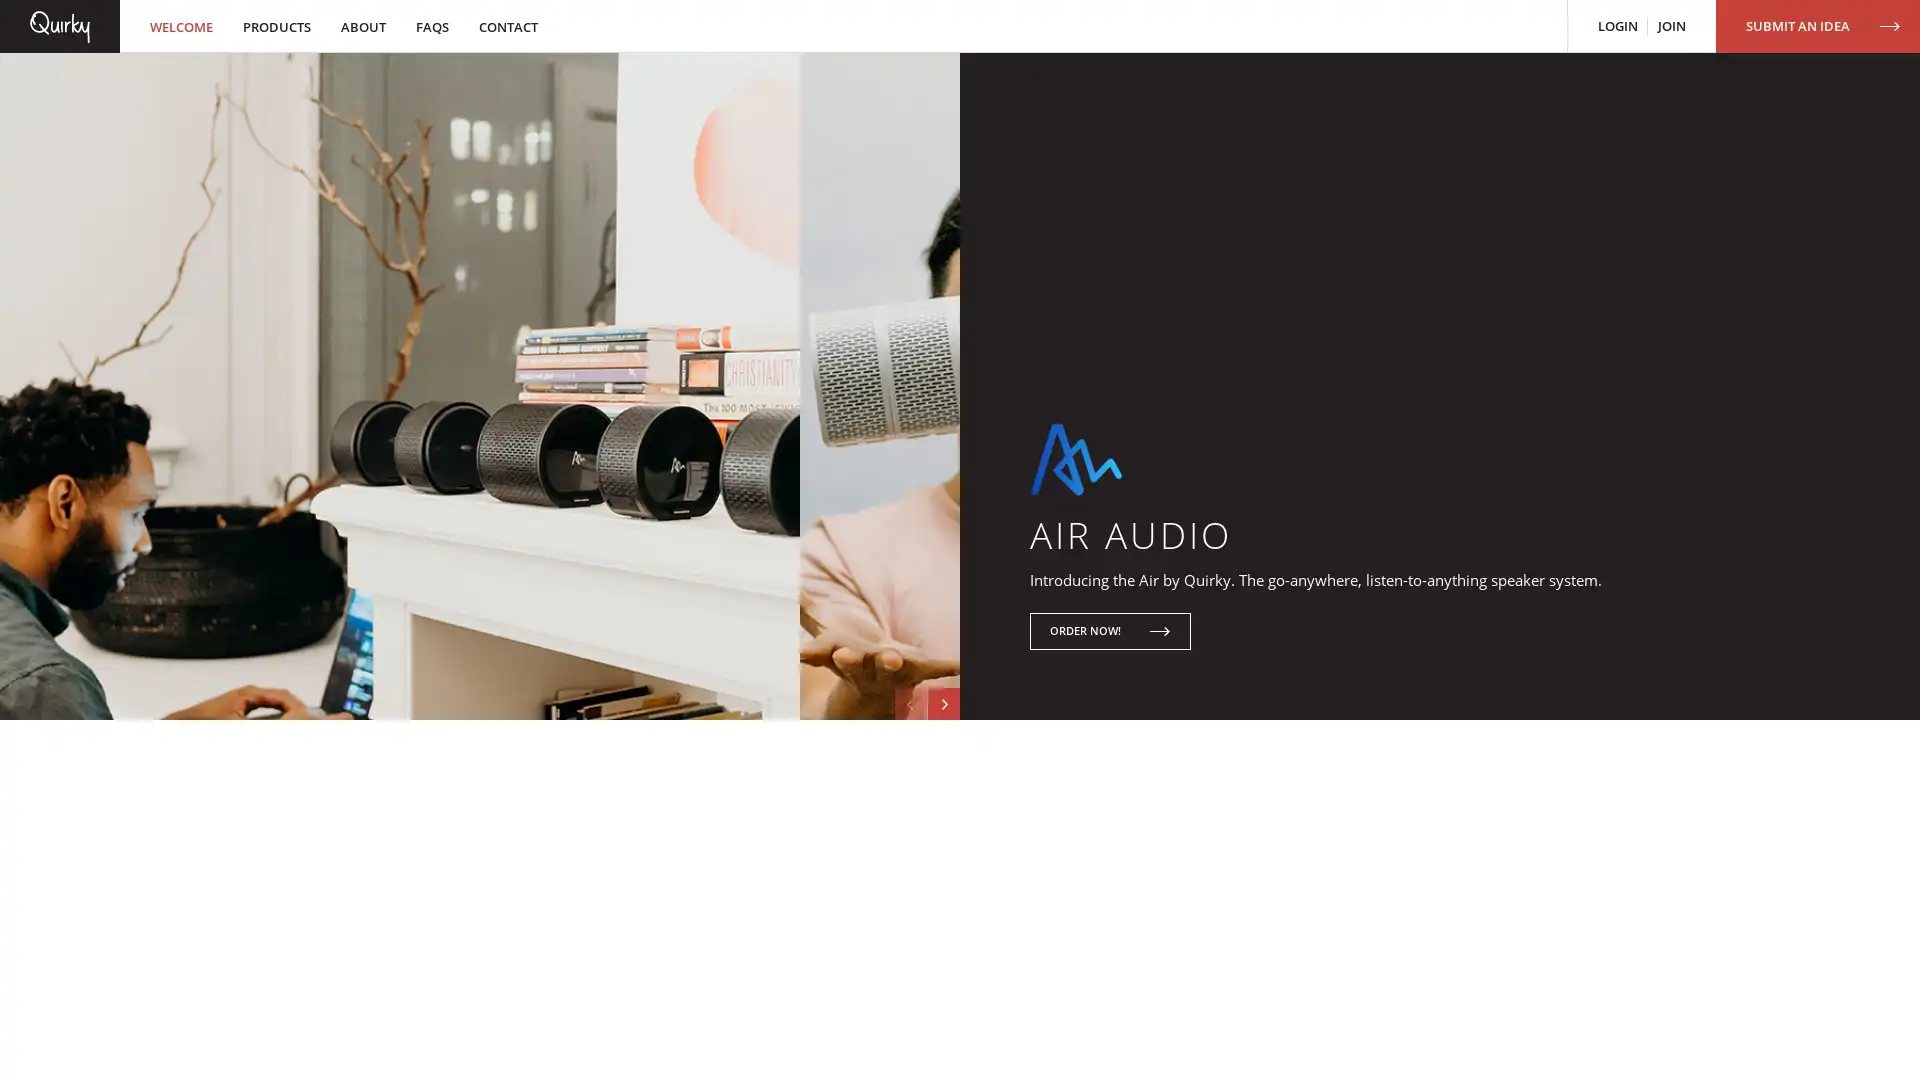  Describe the element at coordinates (939, 833) in the screenshot. I see `Next` at that location.